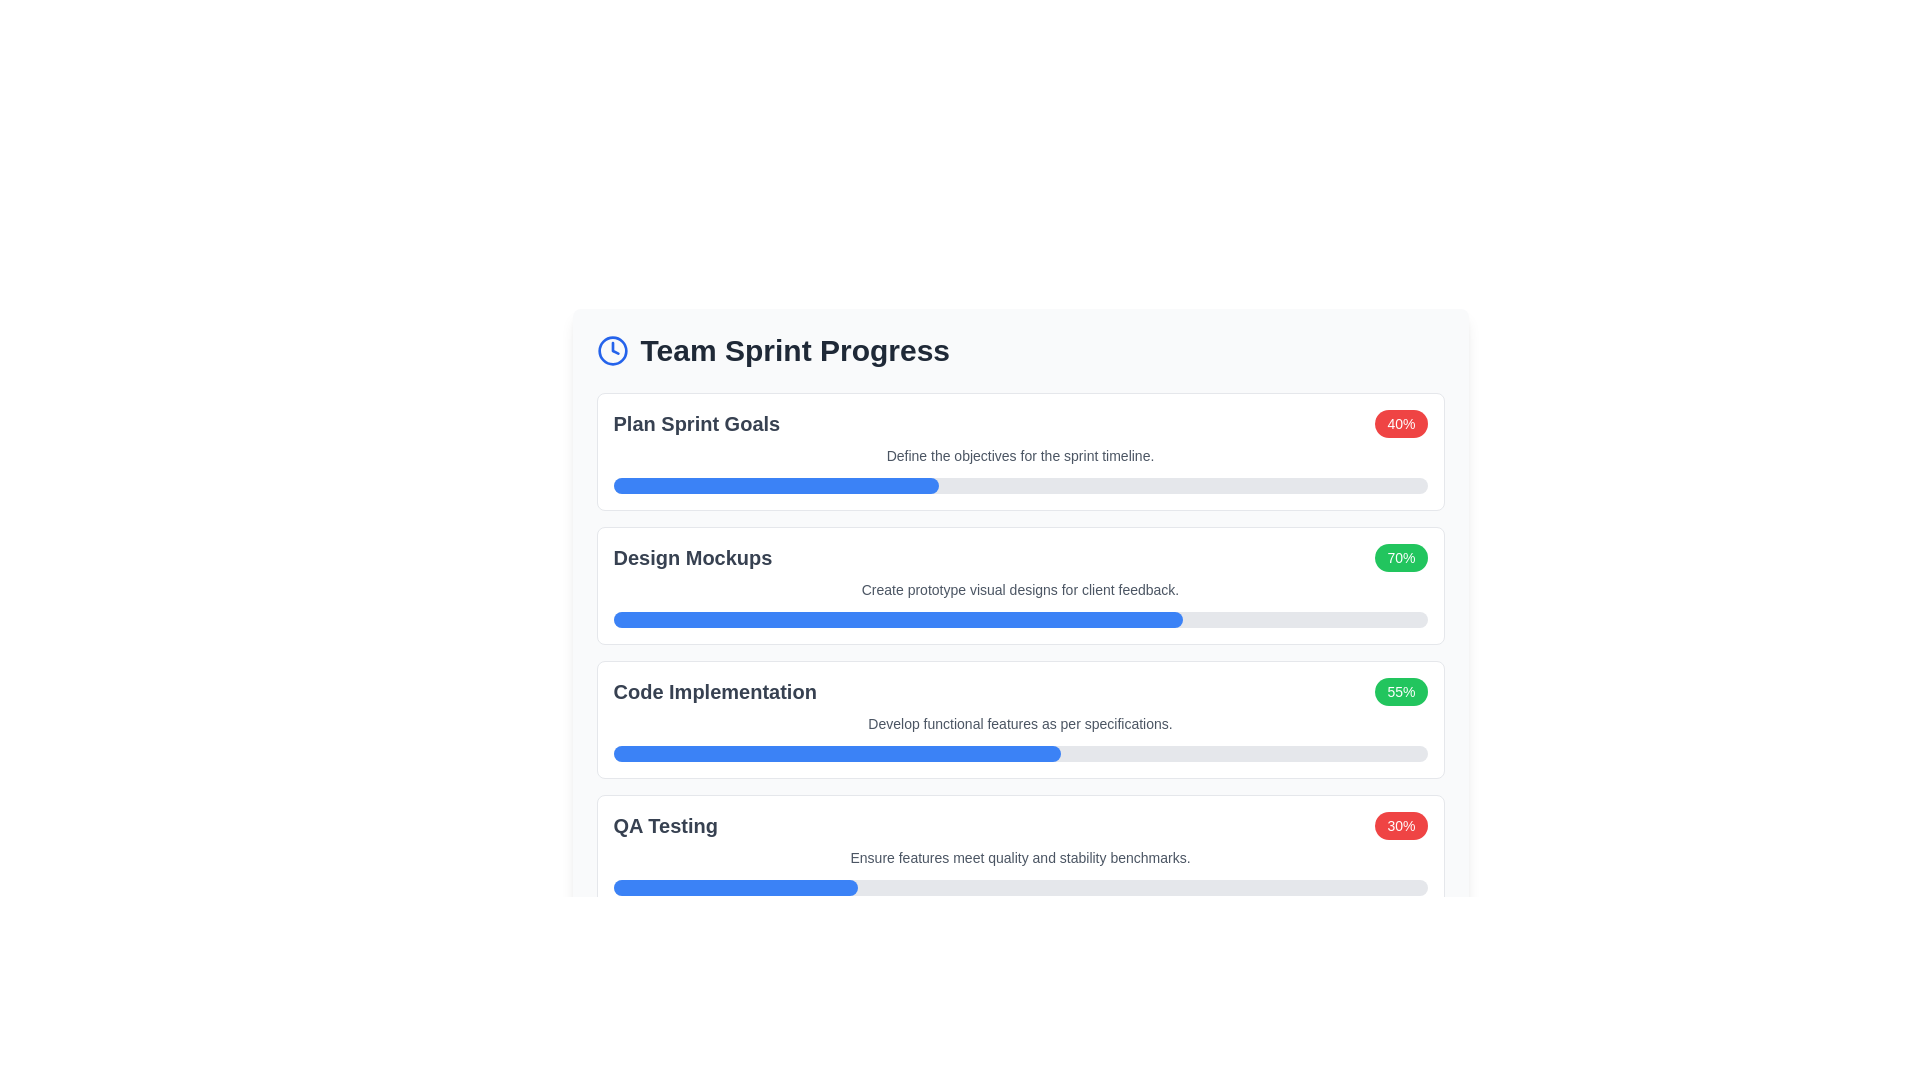 This screenshot has width=1920, height=1080. I want to click on the textual component displaying 'Create prototype visual designs for client feedback.' located in the 'Design Mockups' section, below the title 'Design Mockups' and above the progress bar, so click(1020, 589).